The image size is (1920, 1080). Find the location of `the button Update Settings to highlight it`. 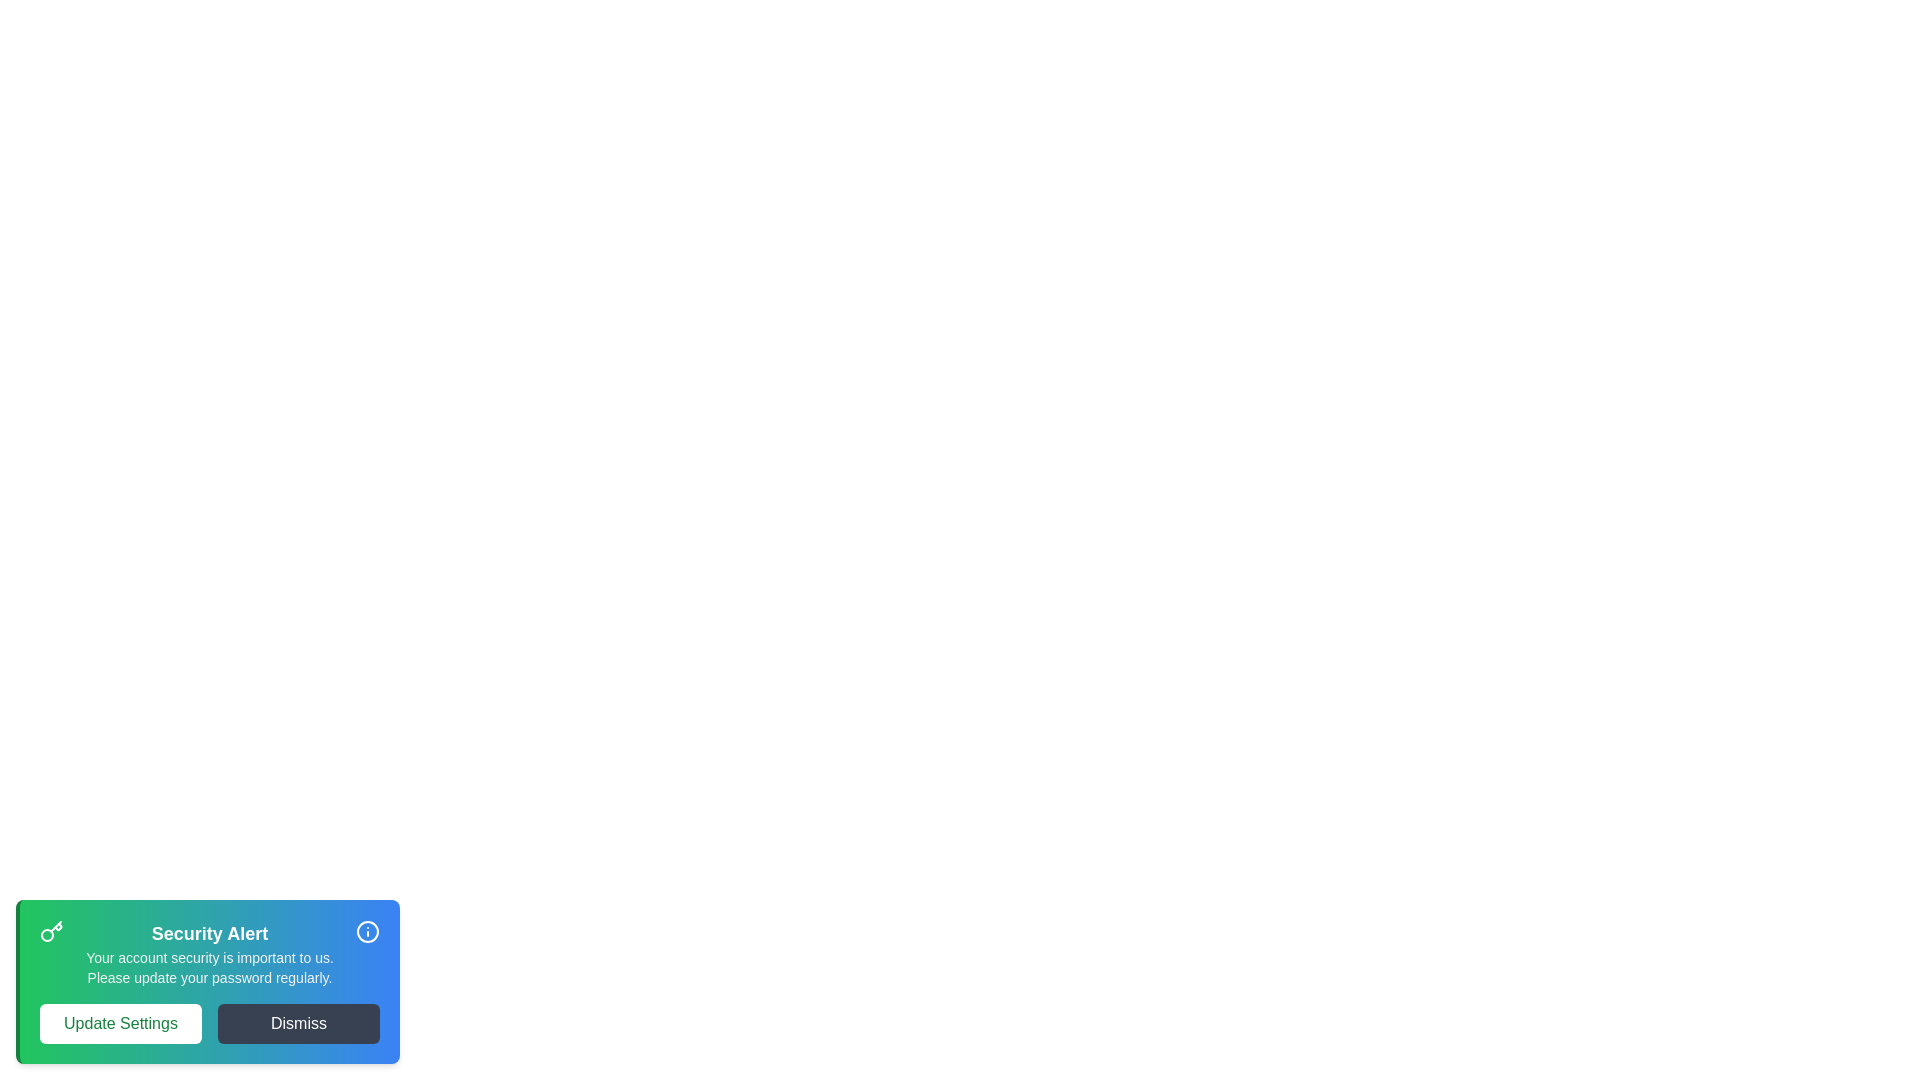

the button Update Settings to highlight it is located at coordinates (119, 1023).